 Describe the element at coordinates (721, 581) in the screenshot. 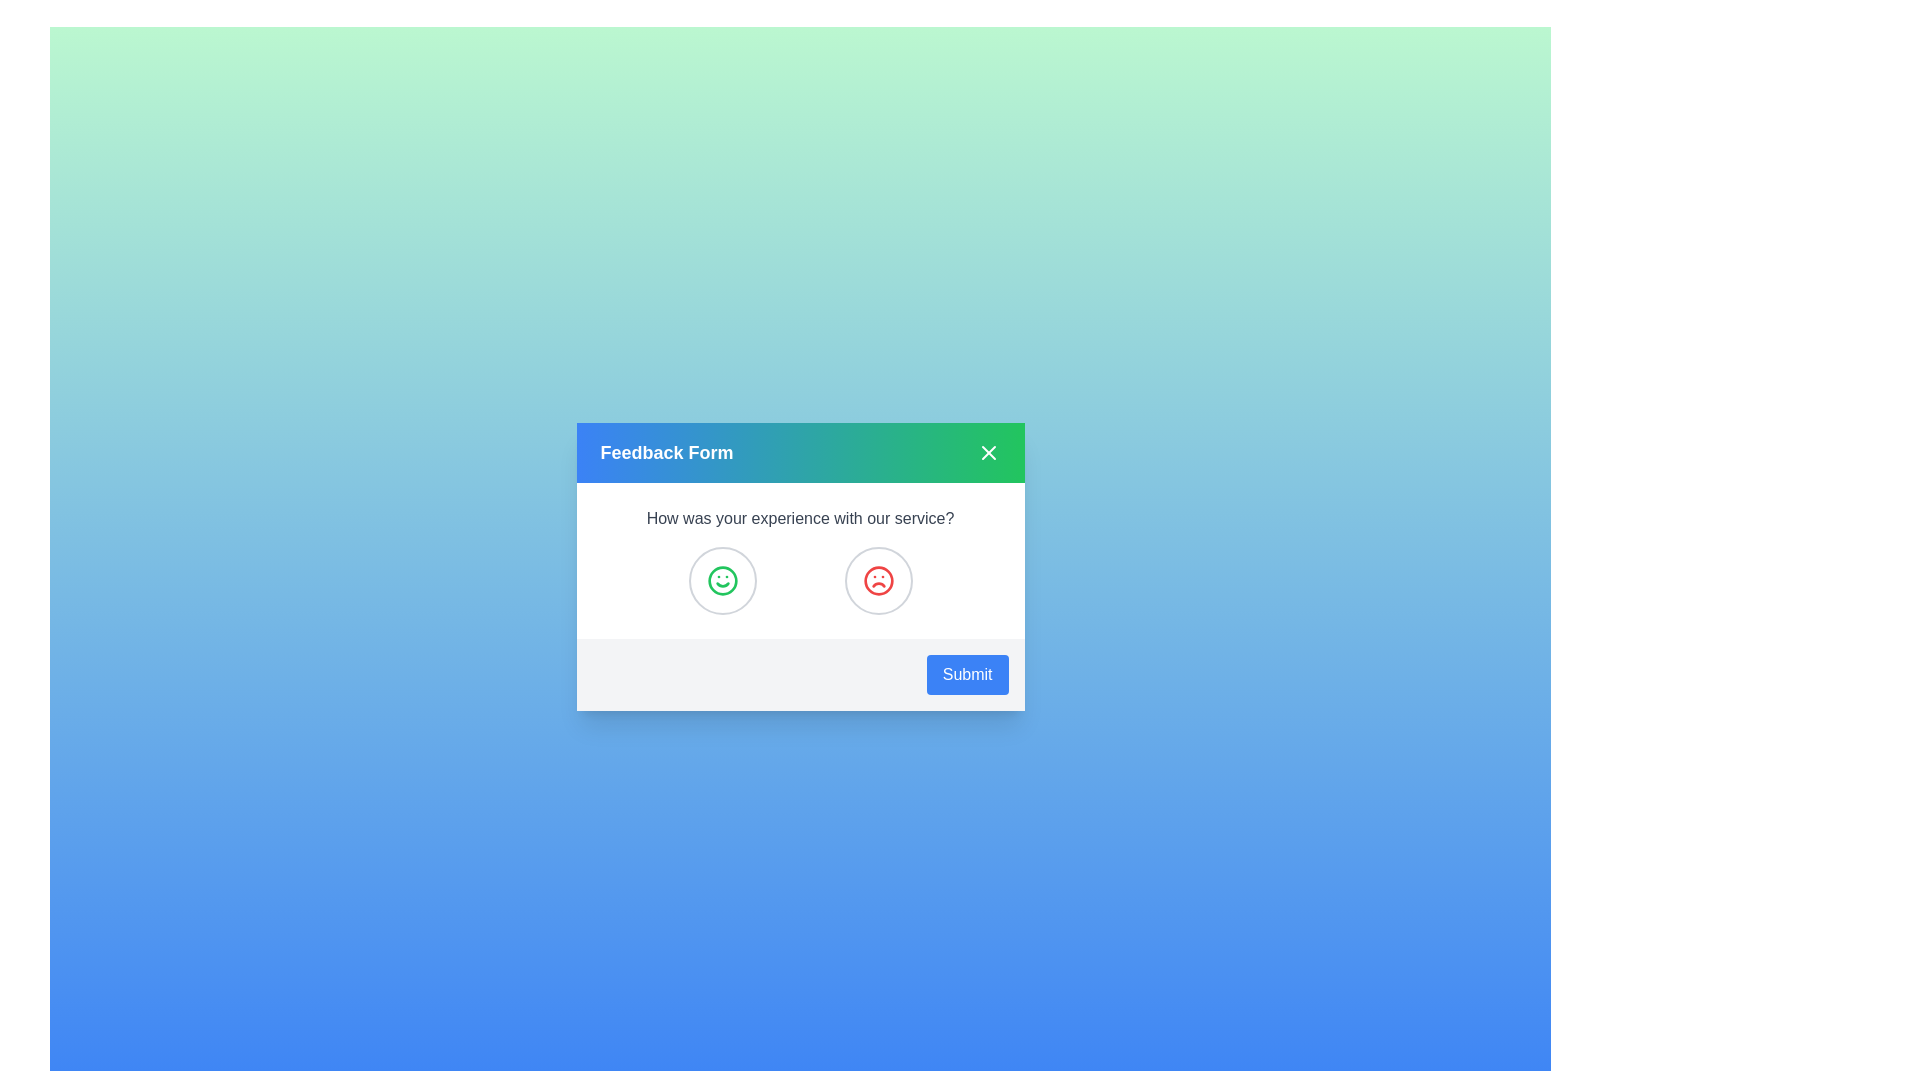

I see `the smiley icon to select positive feedback` at that location.